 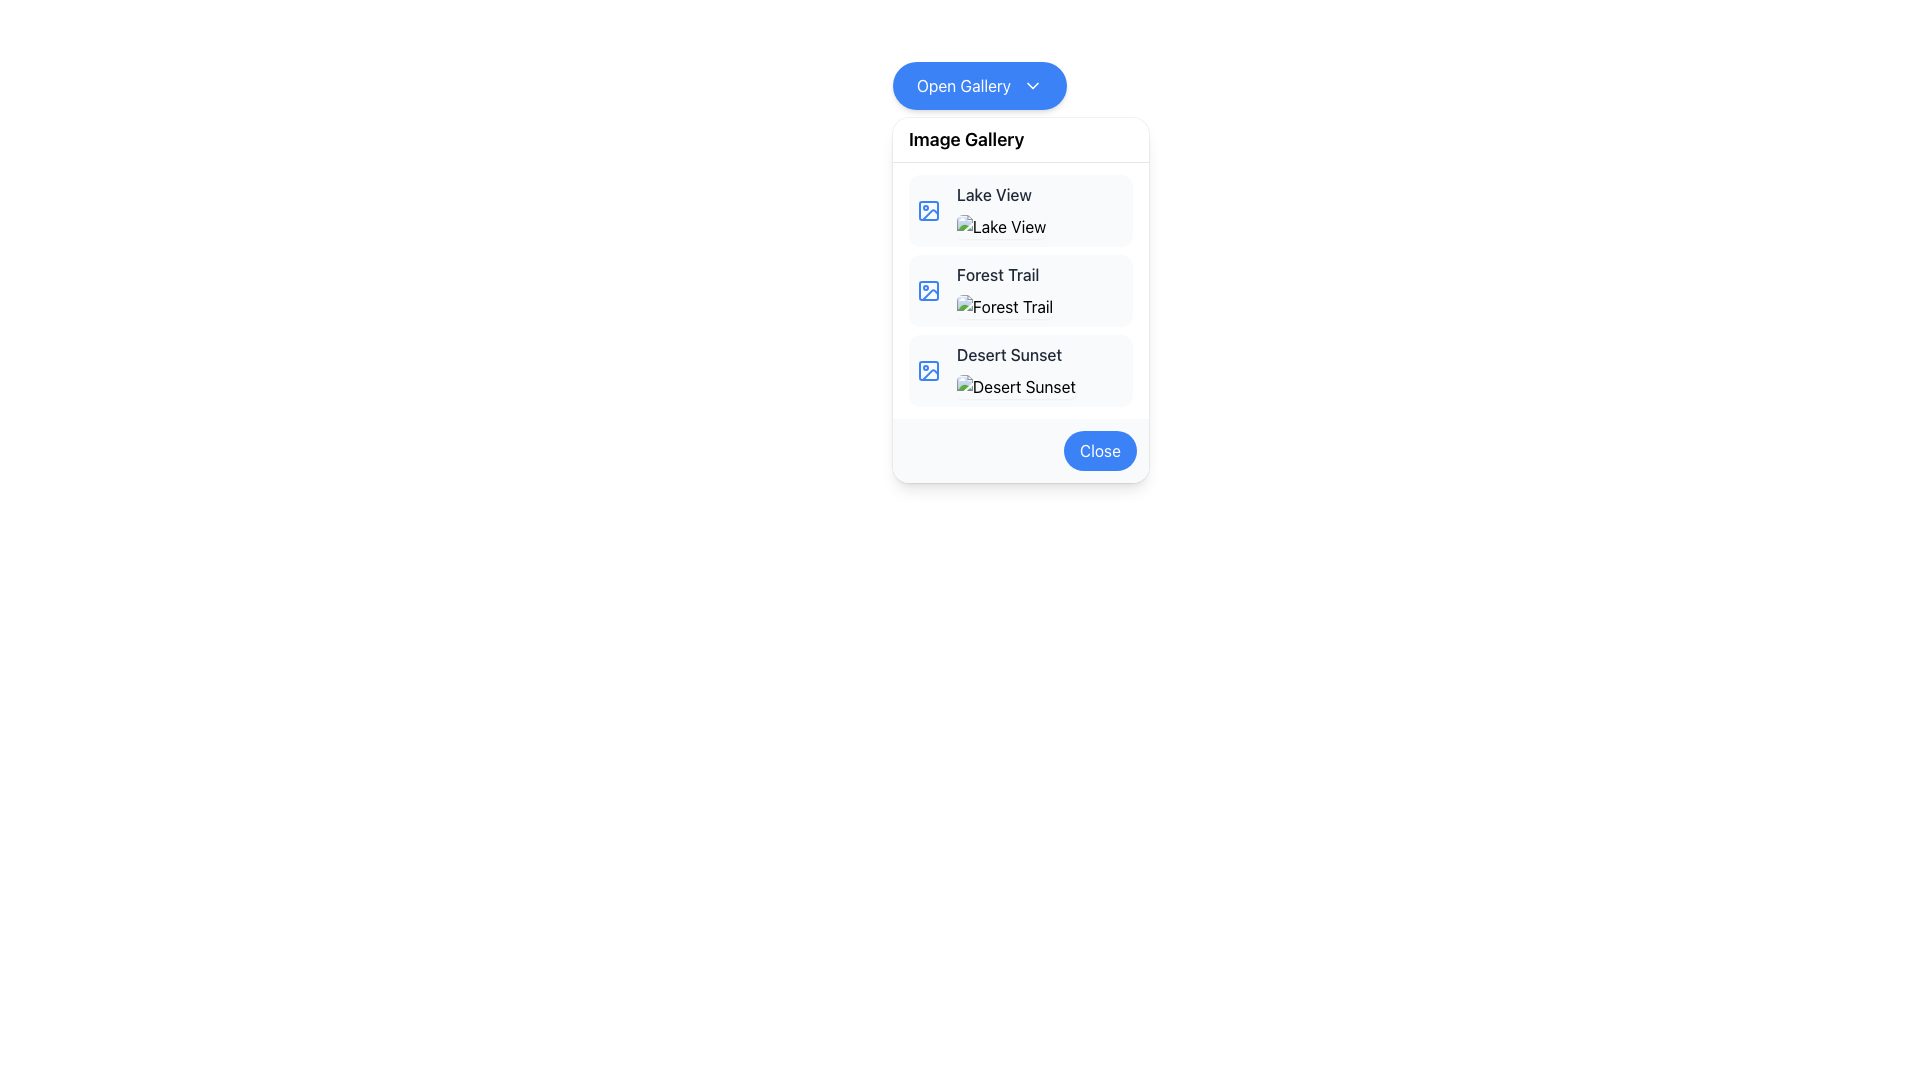 I want to click on the graphical shape within the icon located in the second row of the gallery list, adjacent to the text 'Forest Trail', if it is interactive, so click(x=926, y=290).